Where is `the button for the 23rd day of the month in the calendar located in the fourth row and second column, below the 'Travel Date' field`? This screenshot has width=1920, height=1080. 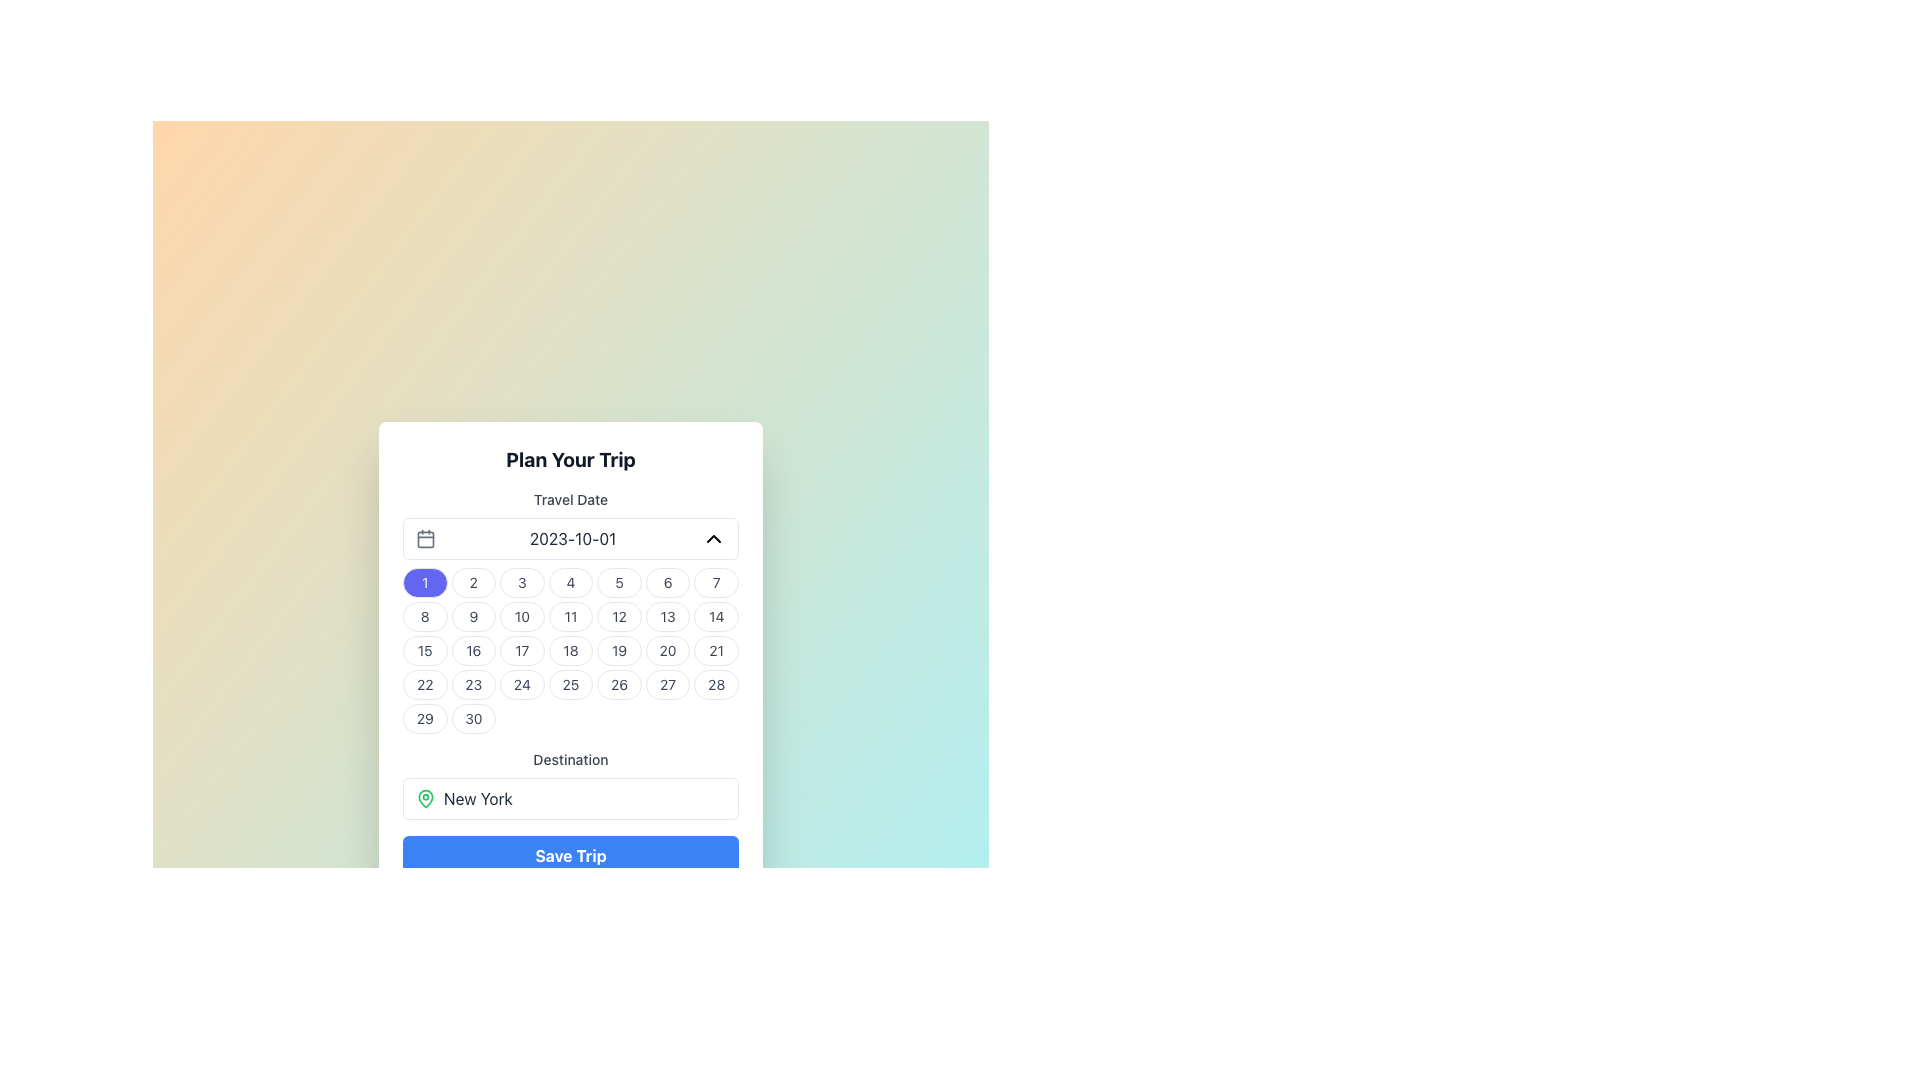 the button for the 23rd day of the month in the calendar located in the fourth row and second column, below the 'Travel Date' field is located at coordinates (472, 684).